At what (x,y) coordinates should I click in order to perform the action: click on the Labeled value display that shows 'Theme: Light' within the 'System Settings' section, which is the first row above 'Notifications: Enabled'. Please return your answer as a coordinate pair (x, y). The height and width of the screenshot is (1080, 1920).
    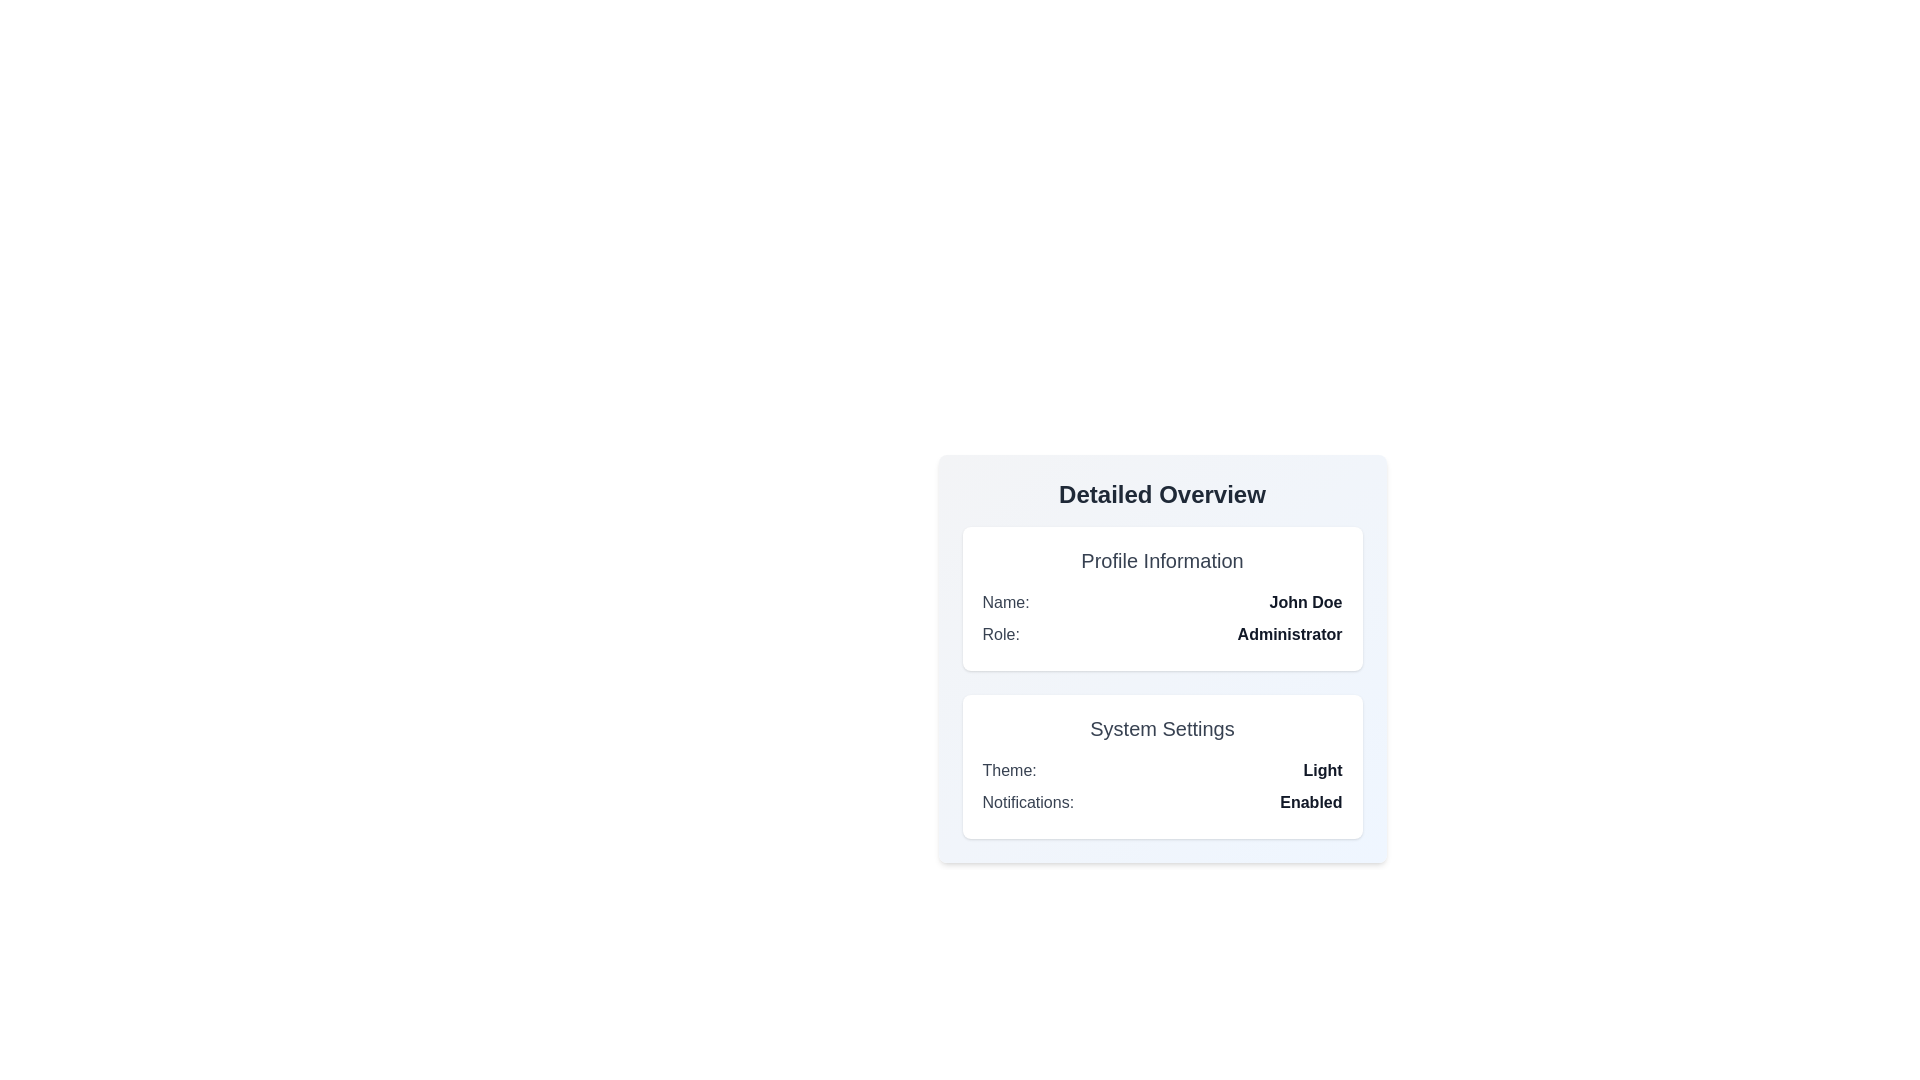
    Looking at the image, I should click on (1162, 770).